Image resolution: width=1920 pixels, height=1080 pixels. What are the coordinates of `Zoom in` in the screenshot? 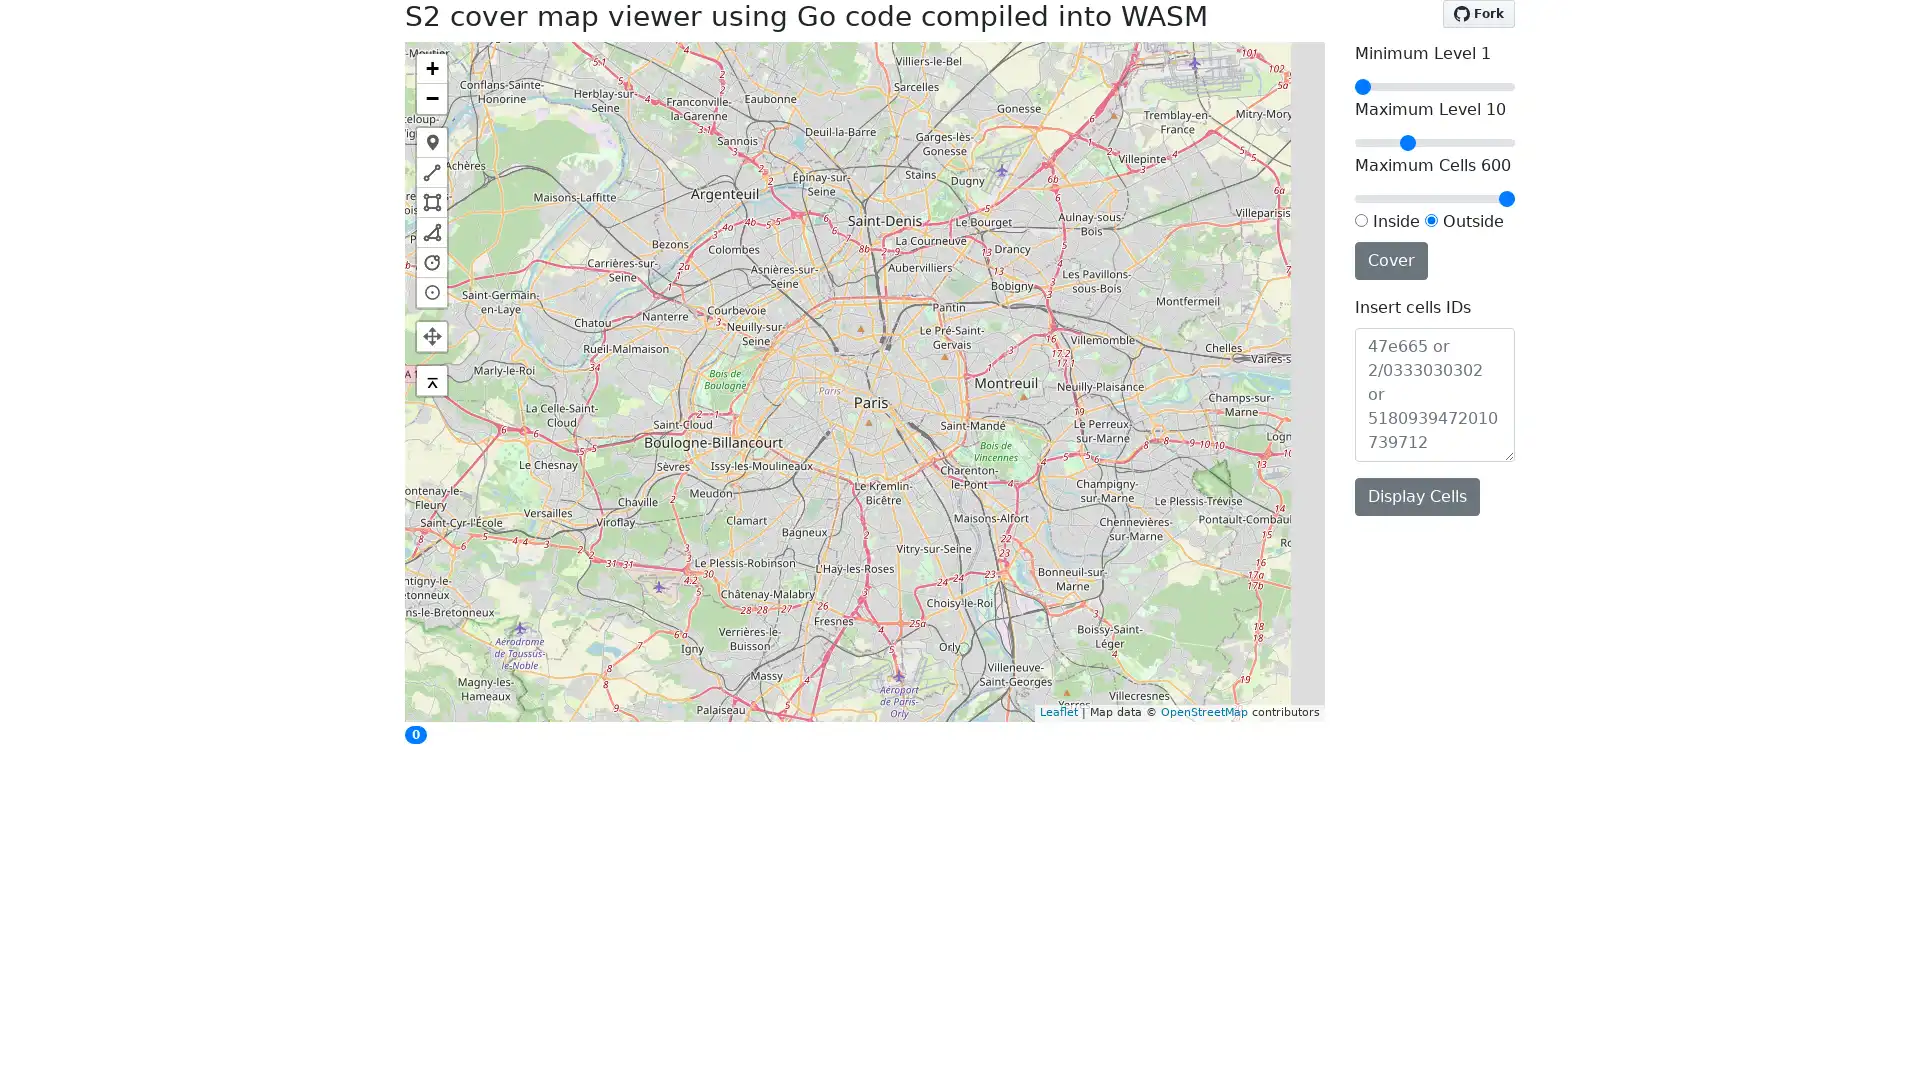 It's located at (431, 67).